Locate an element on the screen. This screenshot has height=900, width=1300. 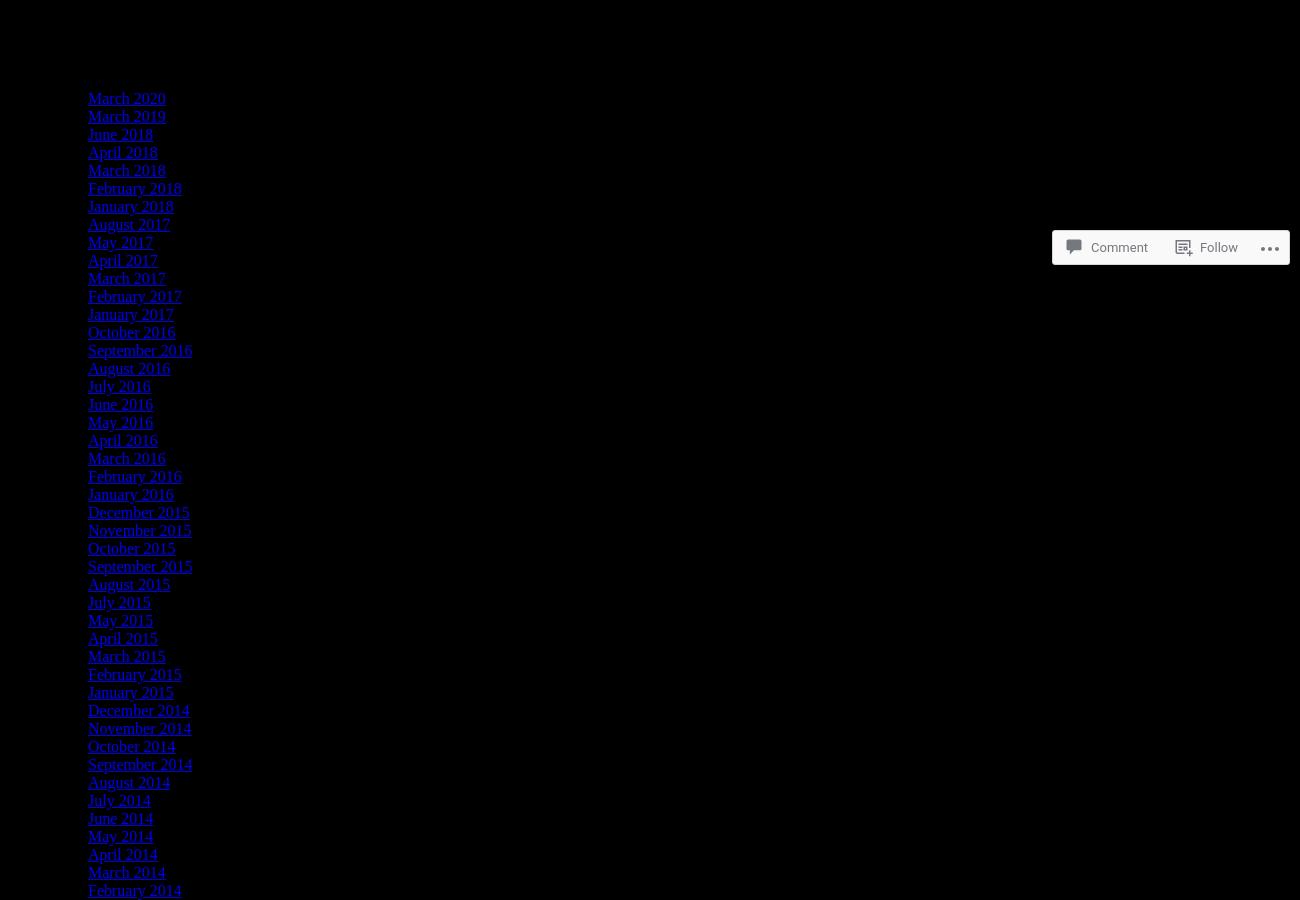
'May 2017' is located at coordinates (88, 241).